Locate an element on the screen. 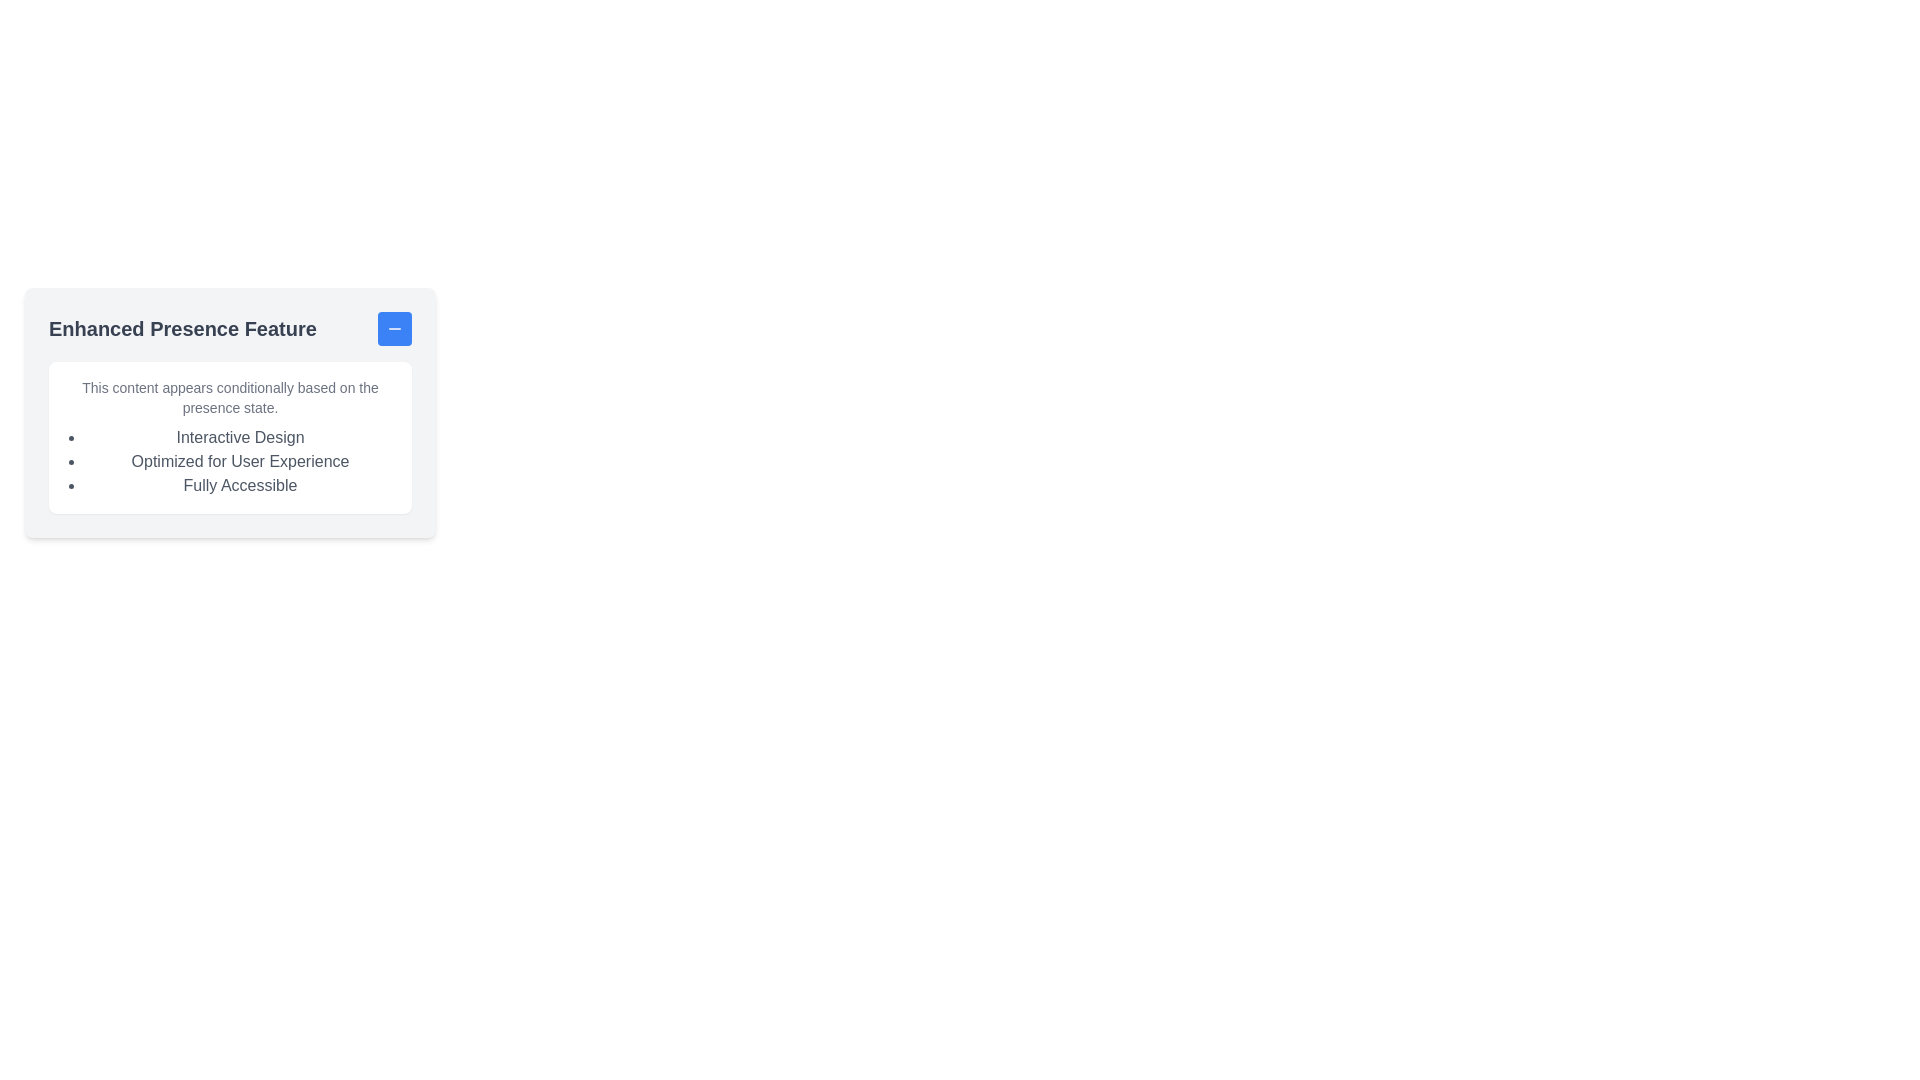 The image size is (1920, 1080). the second item in the bulleted list, which provides descriptive content about the 'Enhanced Presence Feature' is located at coordinates (240, 462).